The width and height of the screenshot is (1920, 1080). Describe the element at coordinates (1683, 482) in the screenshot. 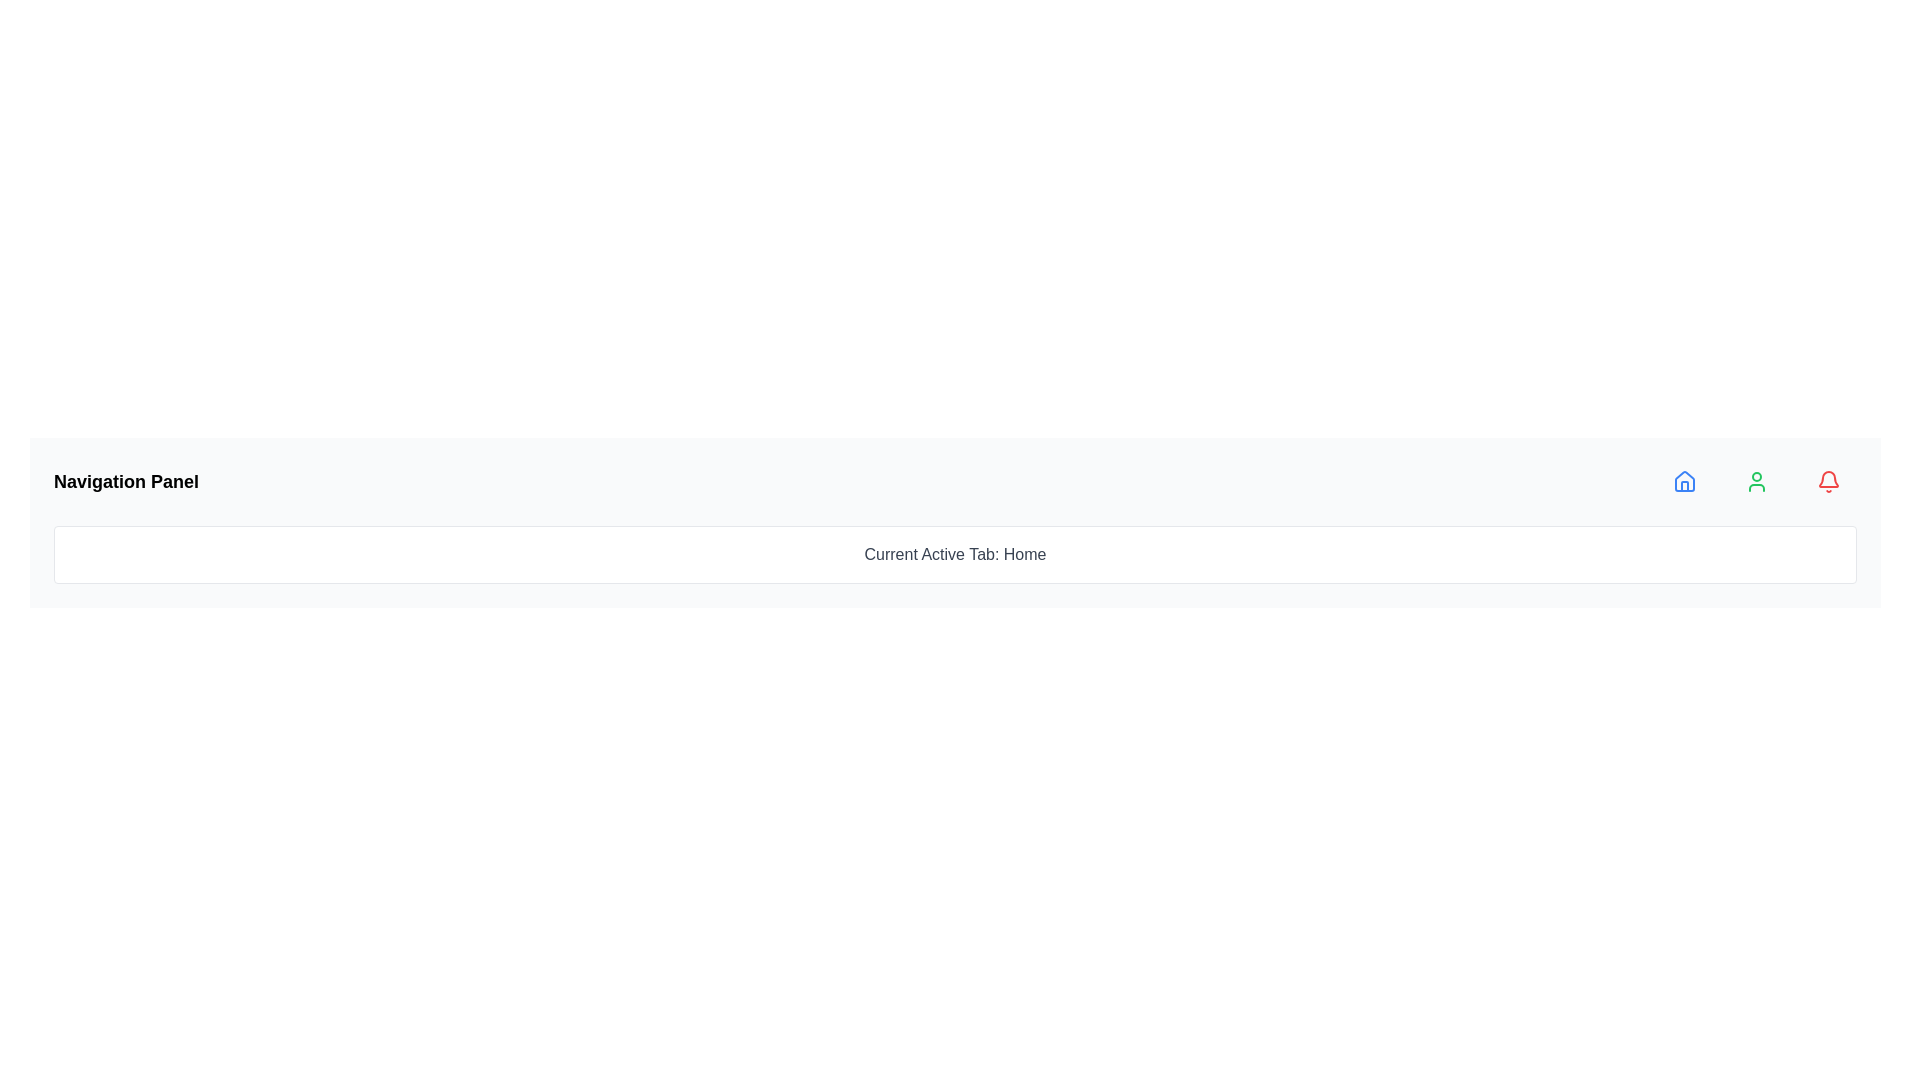

I see `the blue house icon located` at that location.